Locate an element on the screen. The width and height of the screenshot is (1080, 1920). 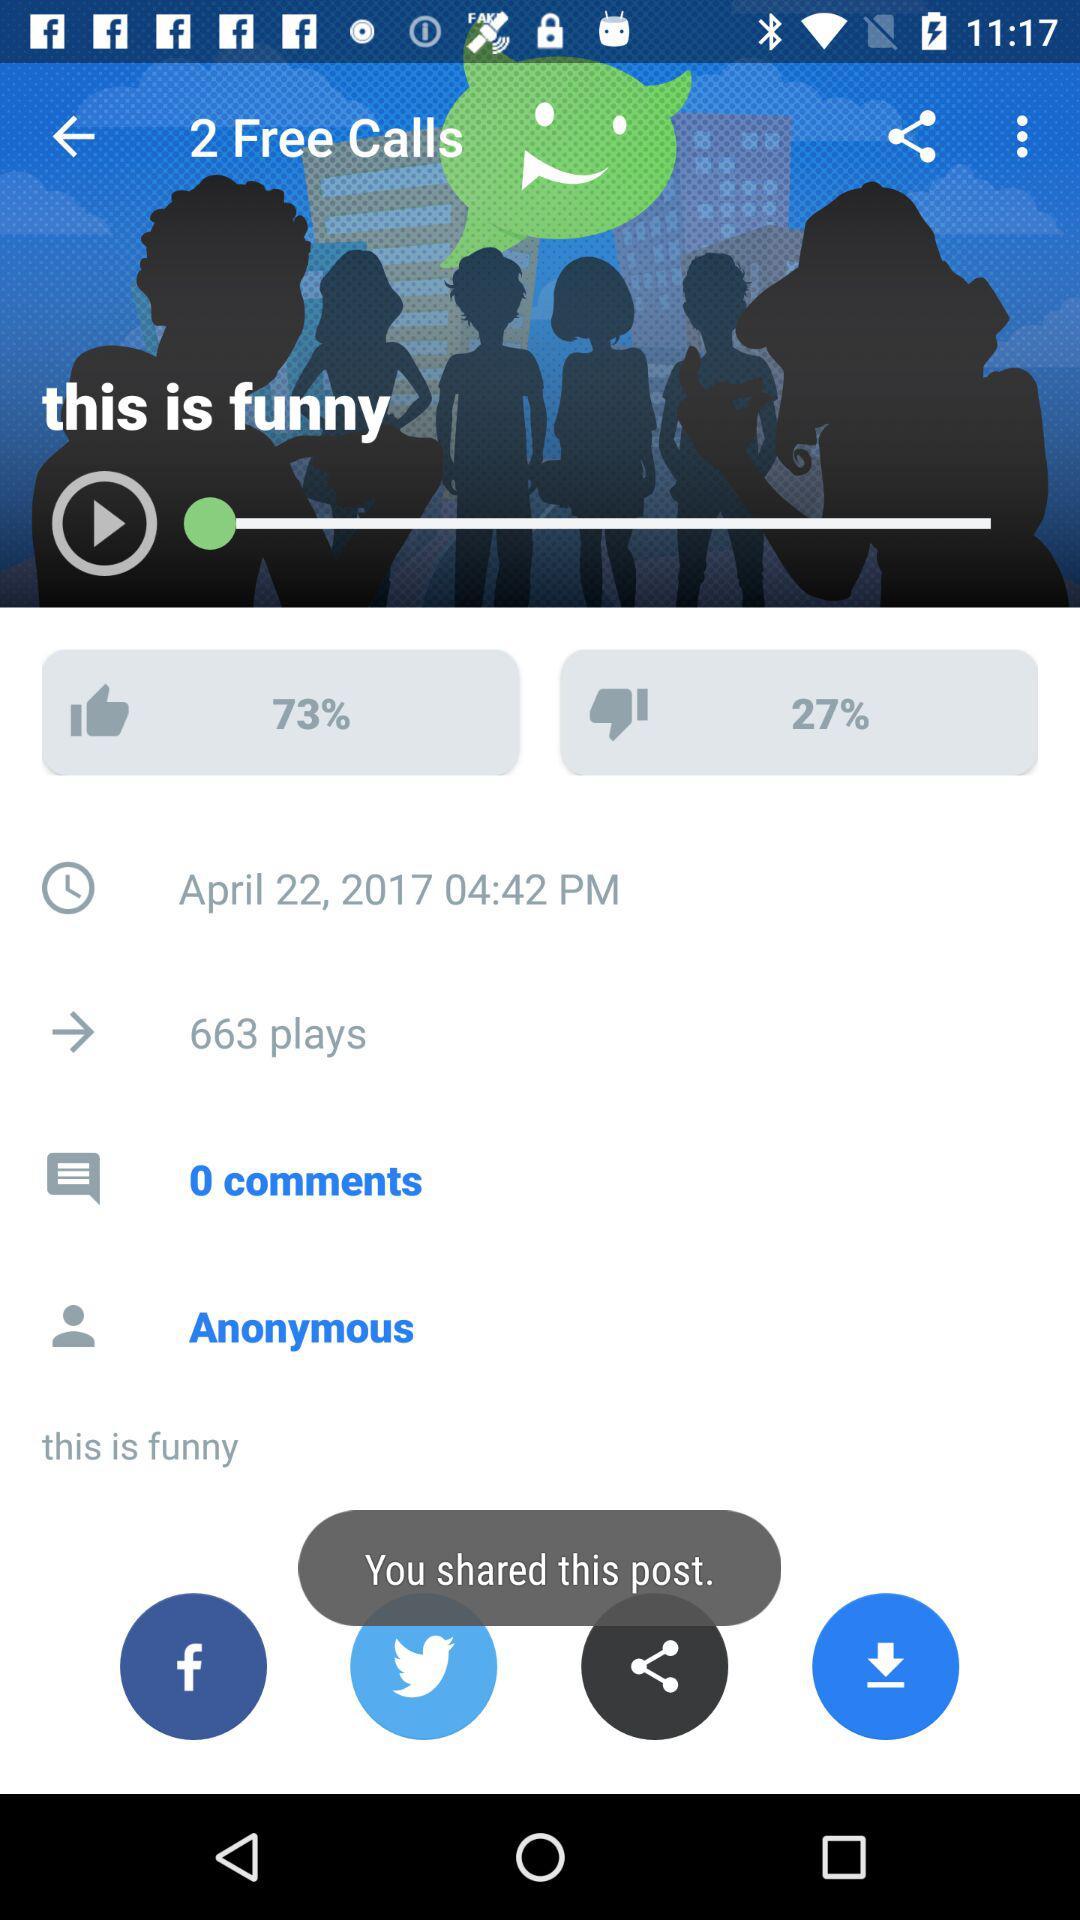
share is located at coordinates (654, 1666).